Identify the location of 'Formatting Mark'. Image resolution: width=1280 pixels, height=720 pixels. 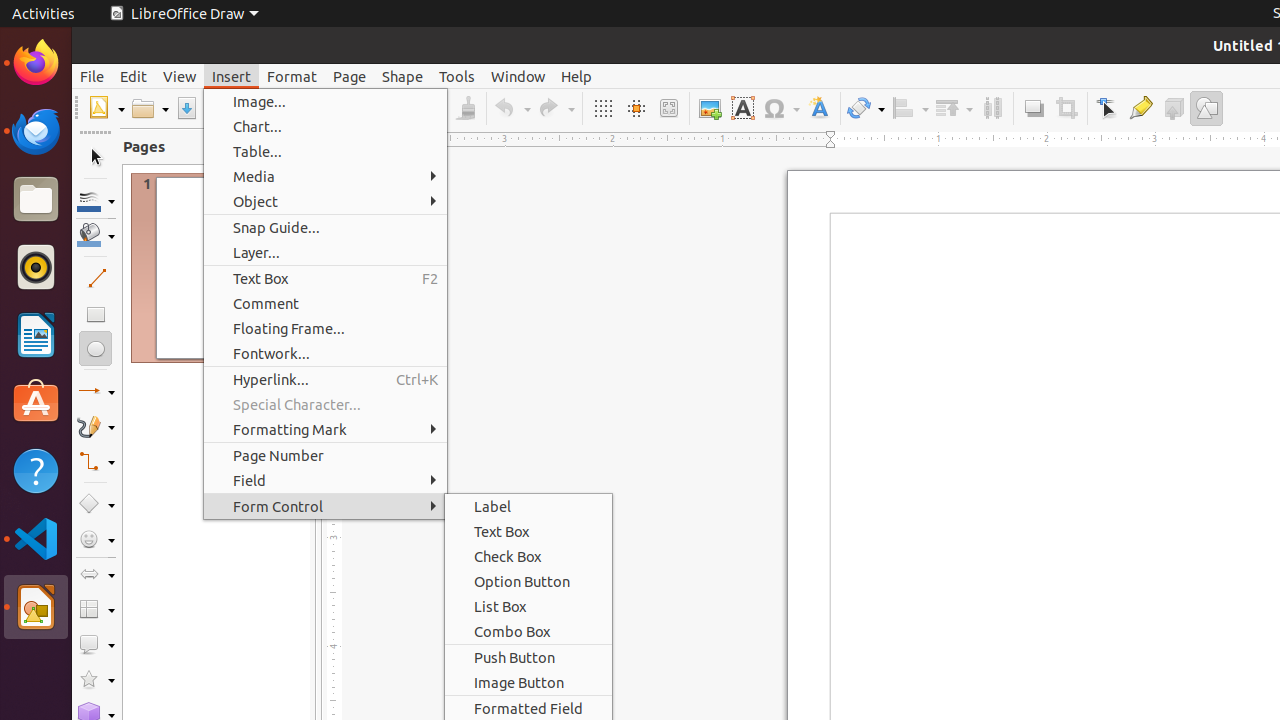
(325, 428).